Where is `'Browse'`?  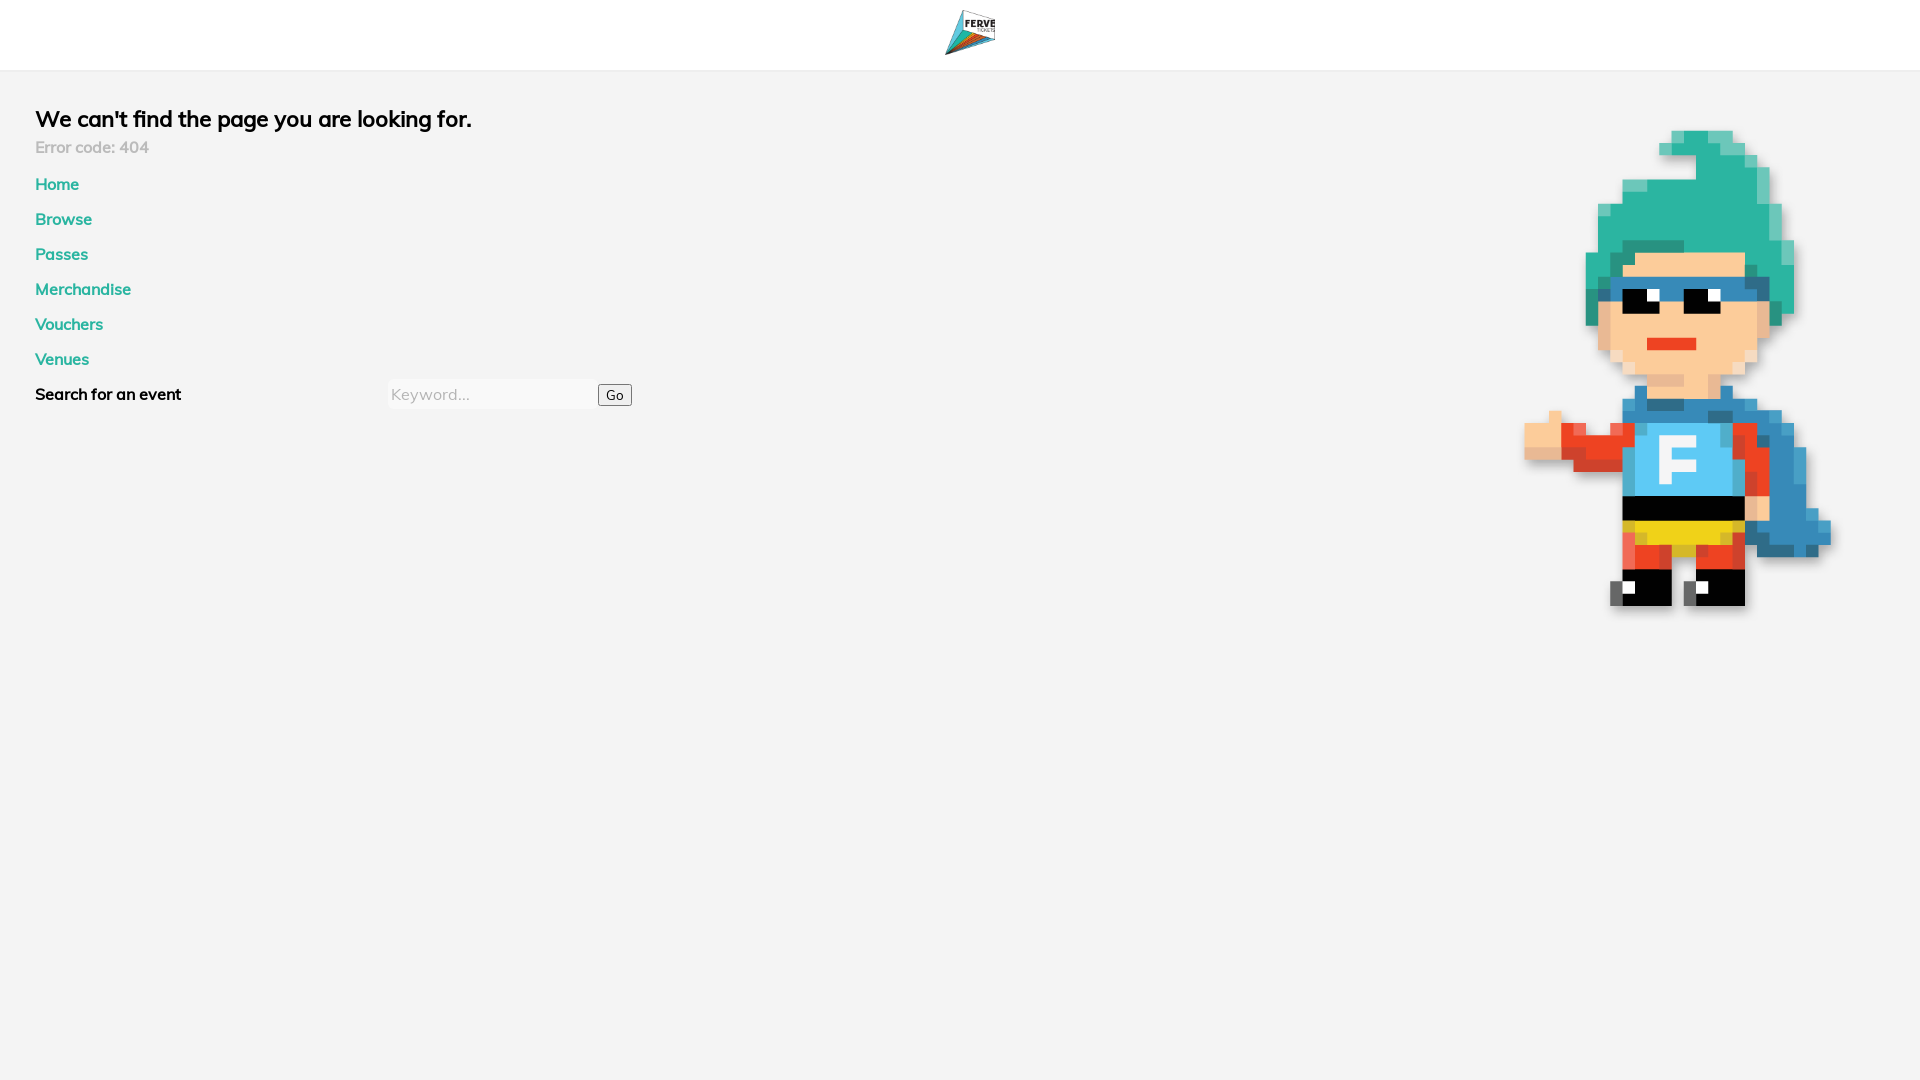
'Browse' is located at coordinates (63, 219).